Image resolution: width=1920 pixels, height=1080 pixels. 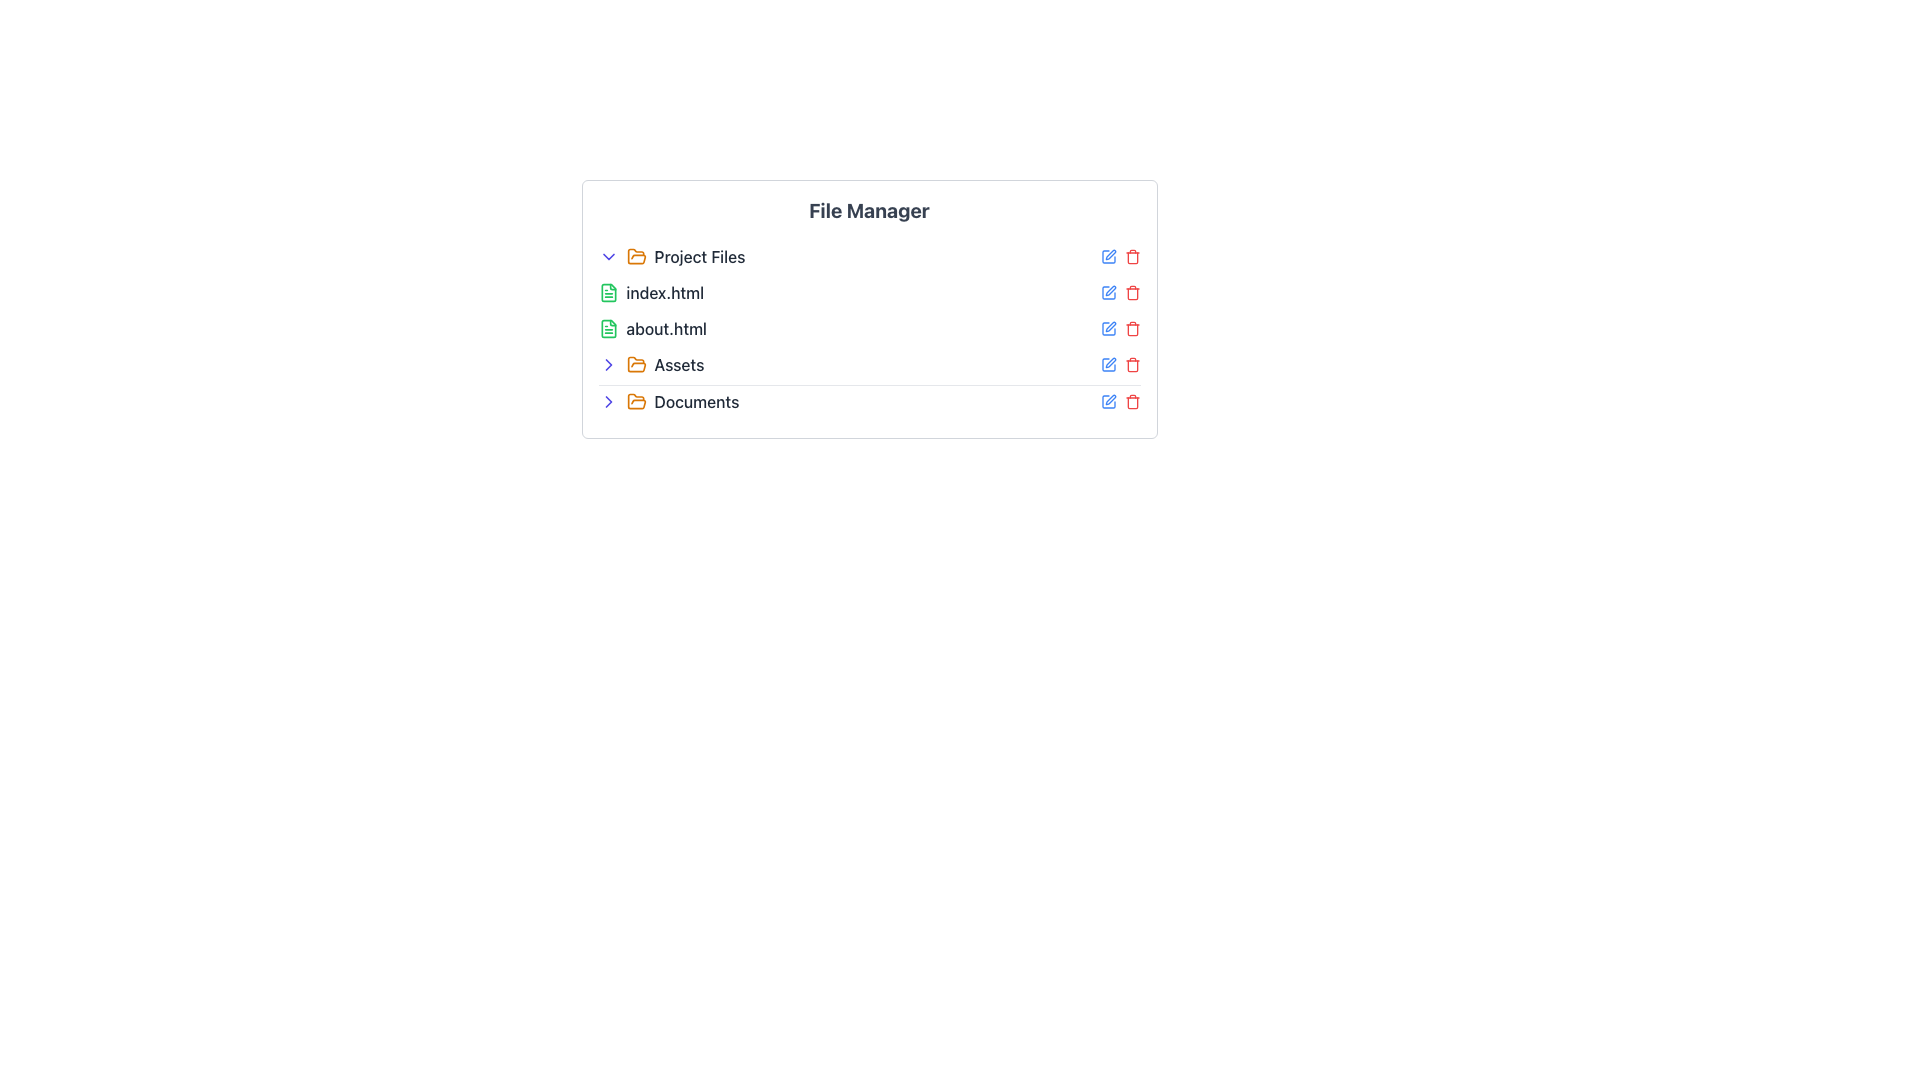 What do you see at coordinates (607, 365) in the screenshot?
I see `the Chevron Icon located to the right of the 'Documents' folder in the file manager interface, which indicates expandable content` at bounding box center [607, 365].